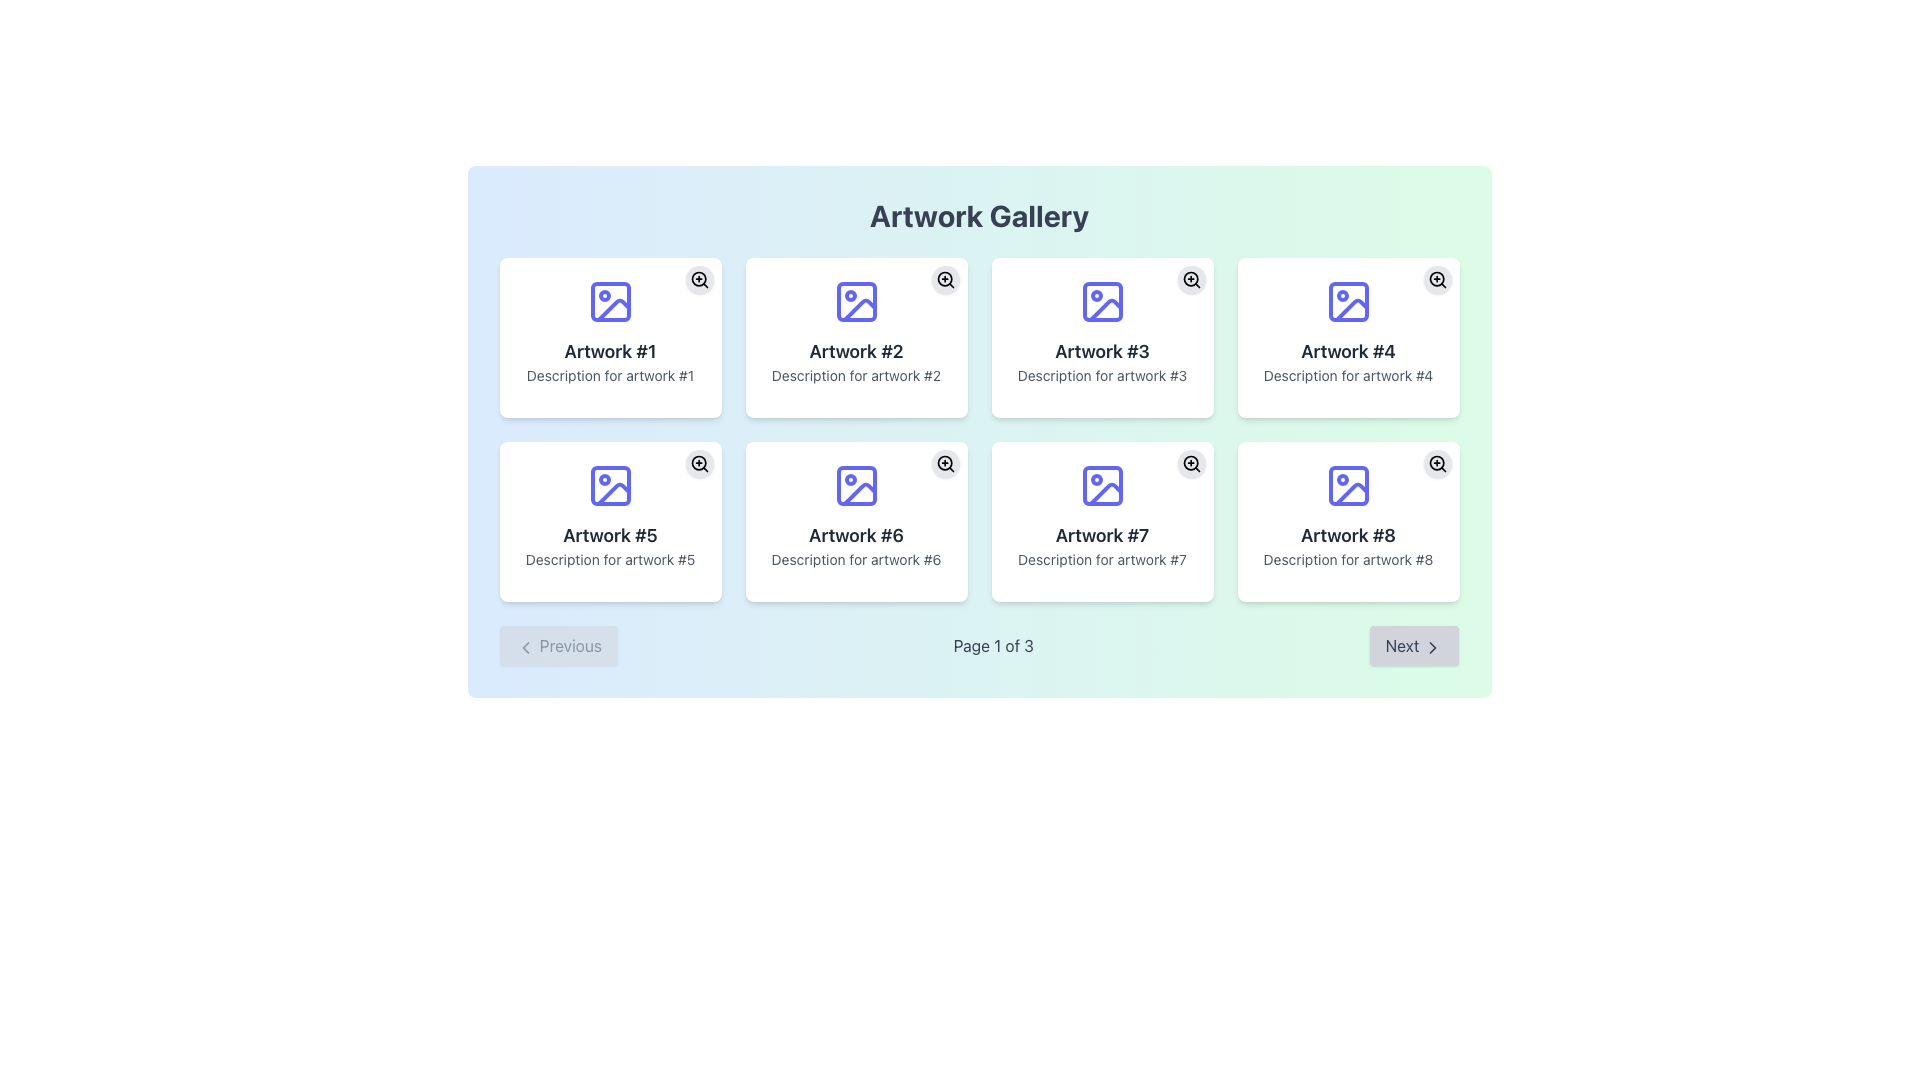 This screenshot has height=1080, width=1920. Describe the element at coordinates (856, 486) in the screenshot. I see `the decorative icon representing artwork #6, located in the sixth card of the grid layout, positioned near the top center above the title text` at that location.